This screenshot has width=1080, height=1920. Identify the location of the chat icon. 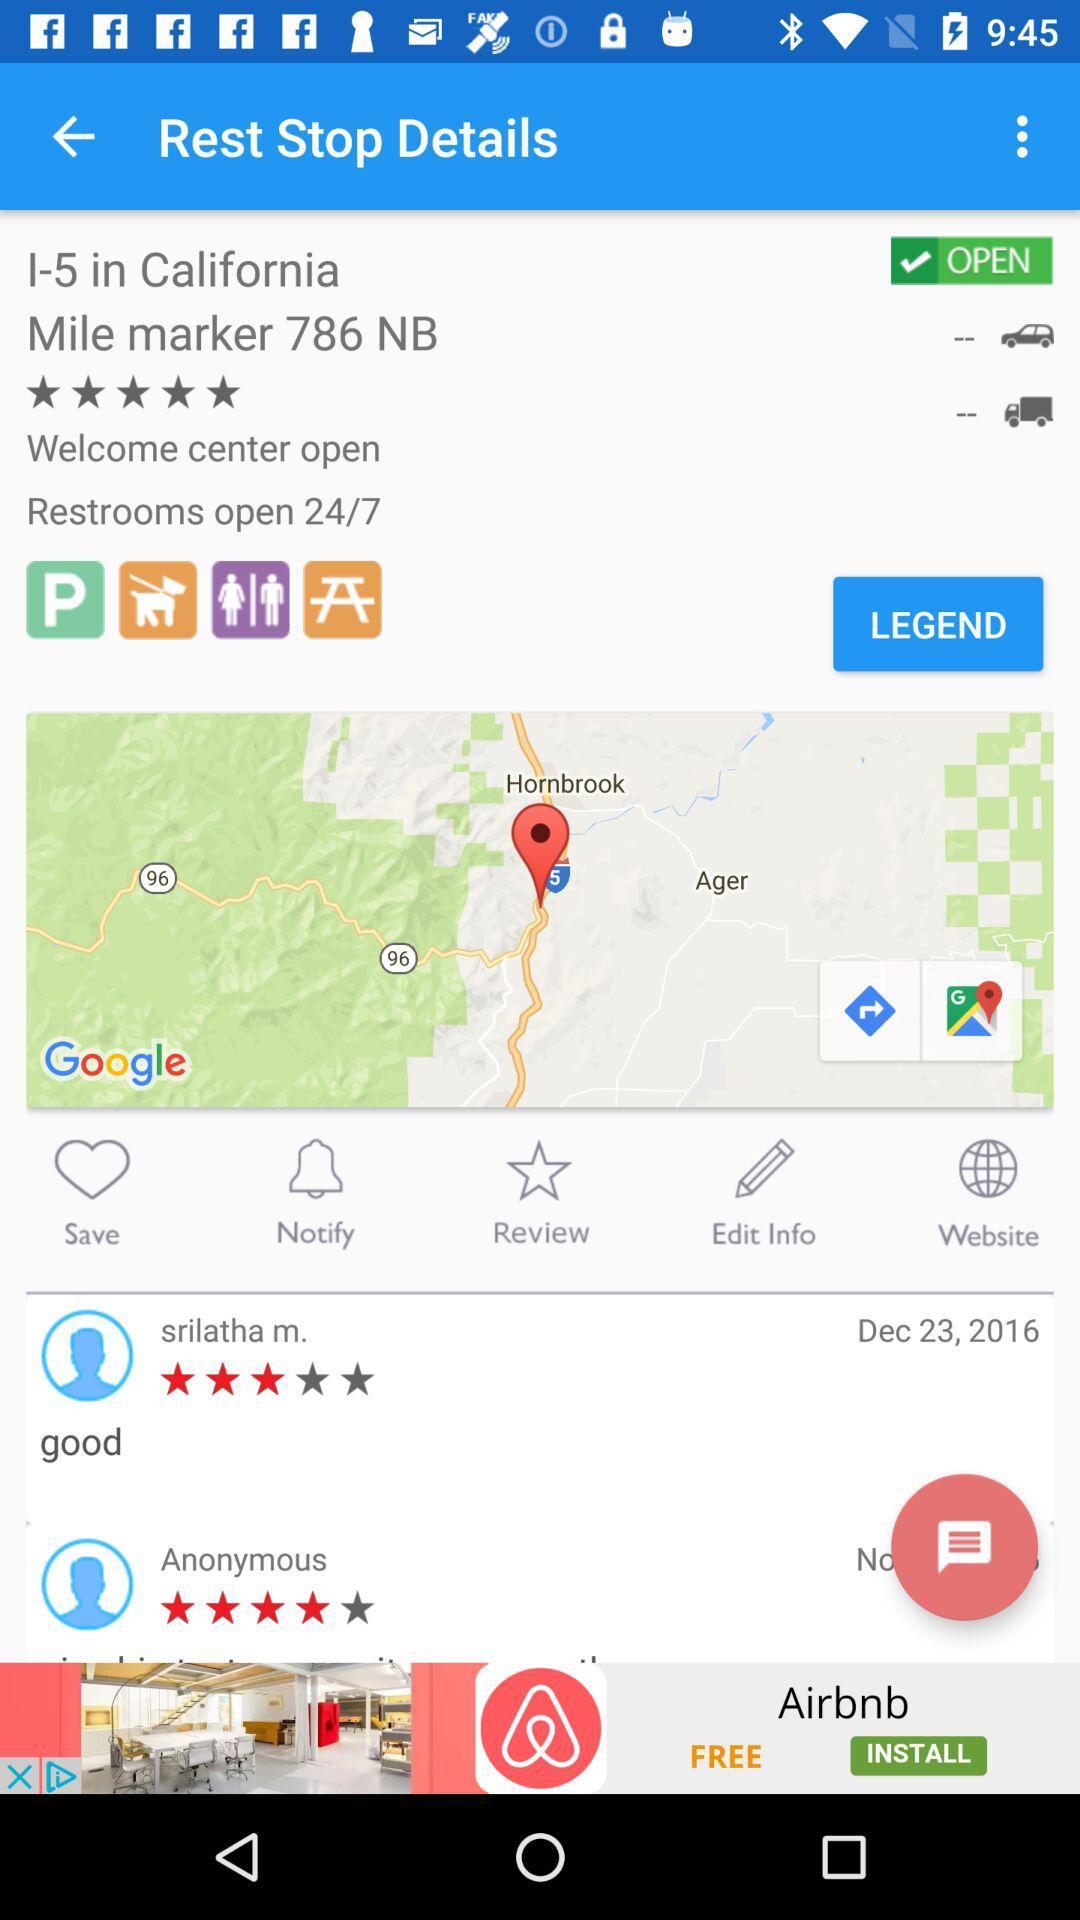
(963, 1546).